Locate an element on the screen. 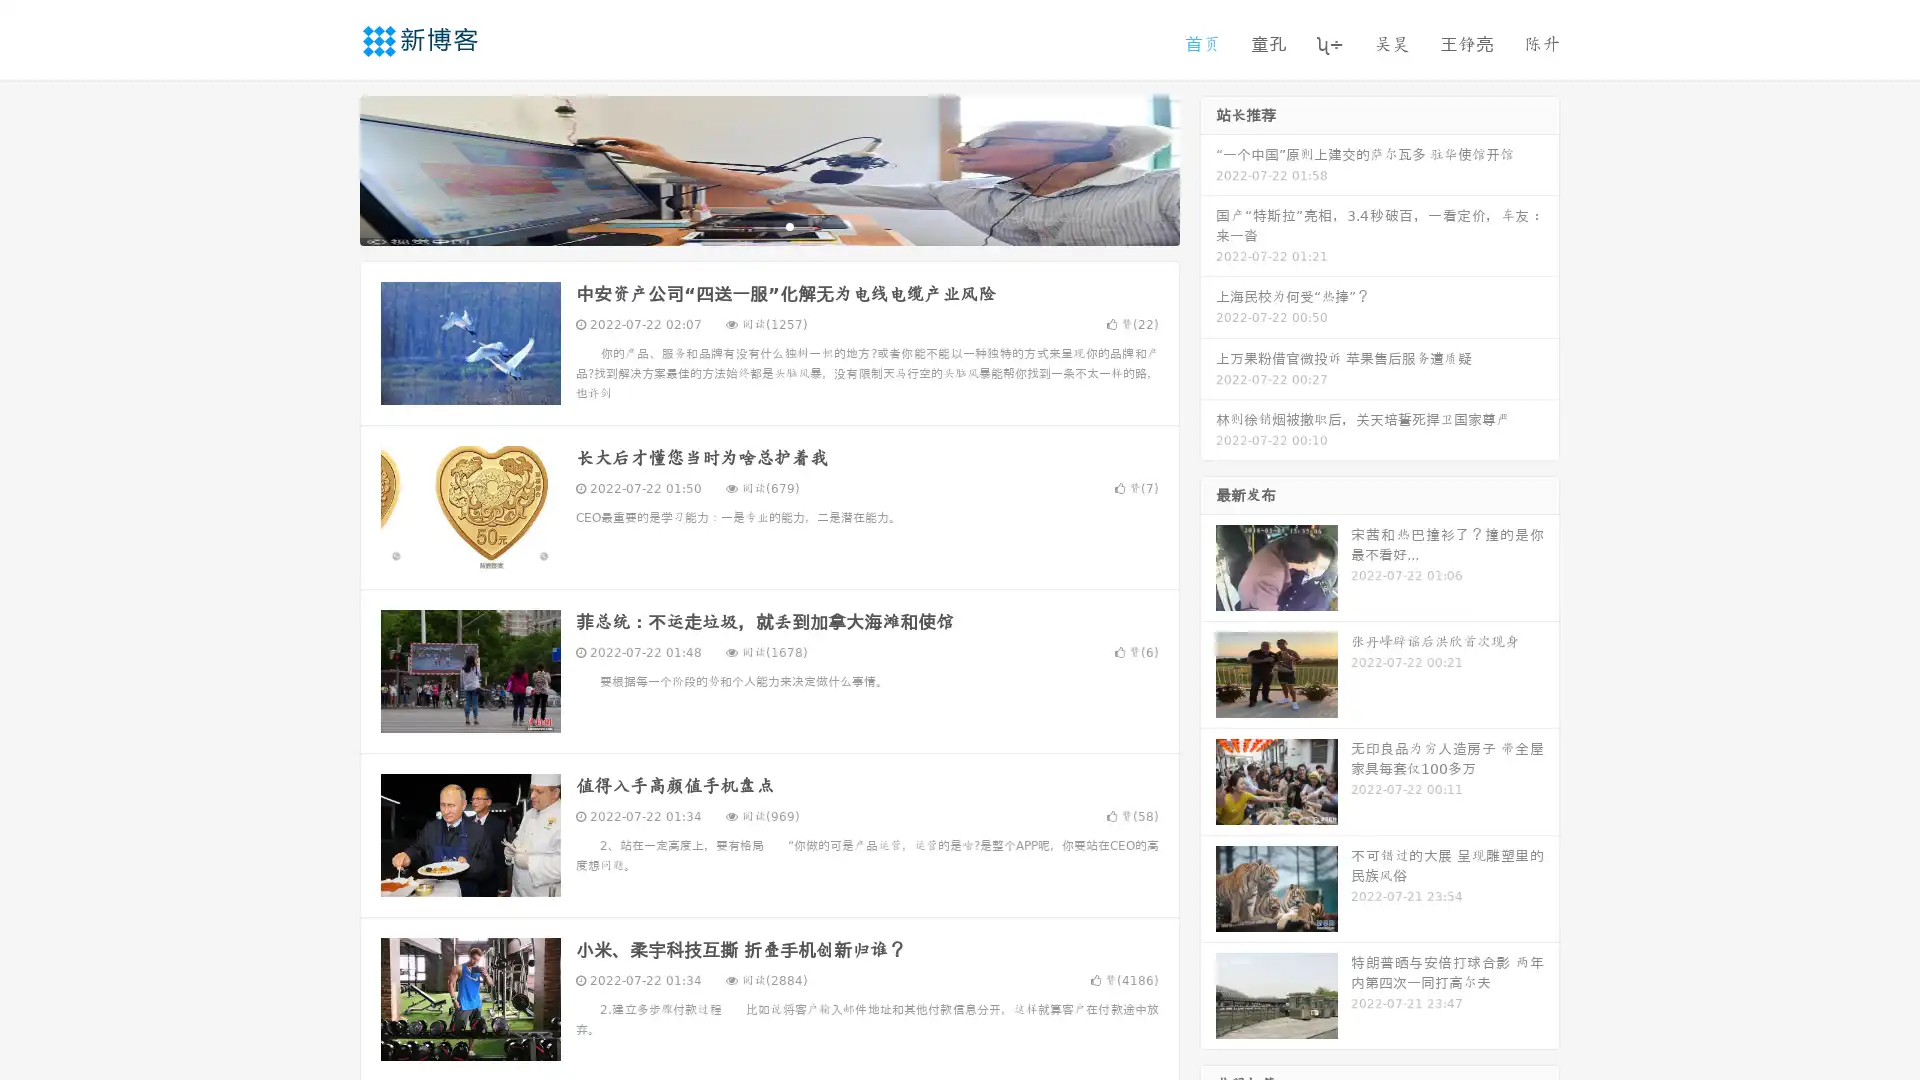  Go to slide 3 is located at coordinates (789, 225).